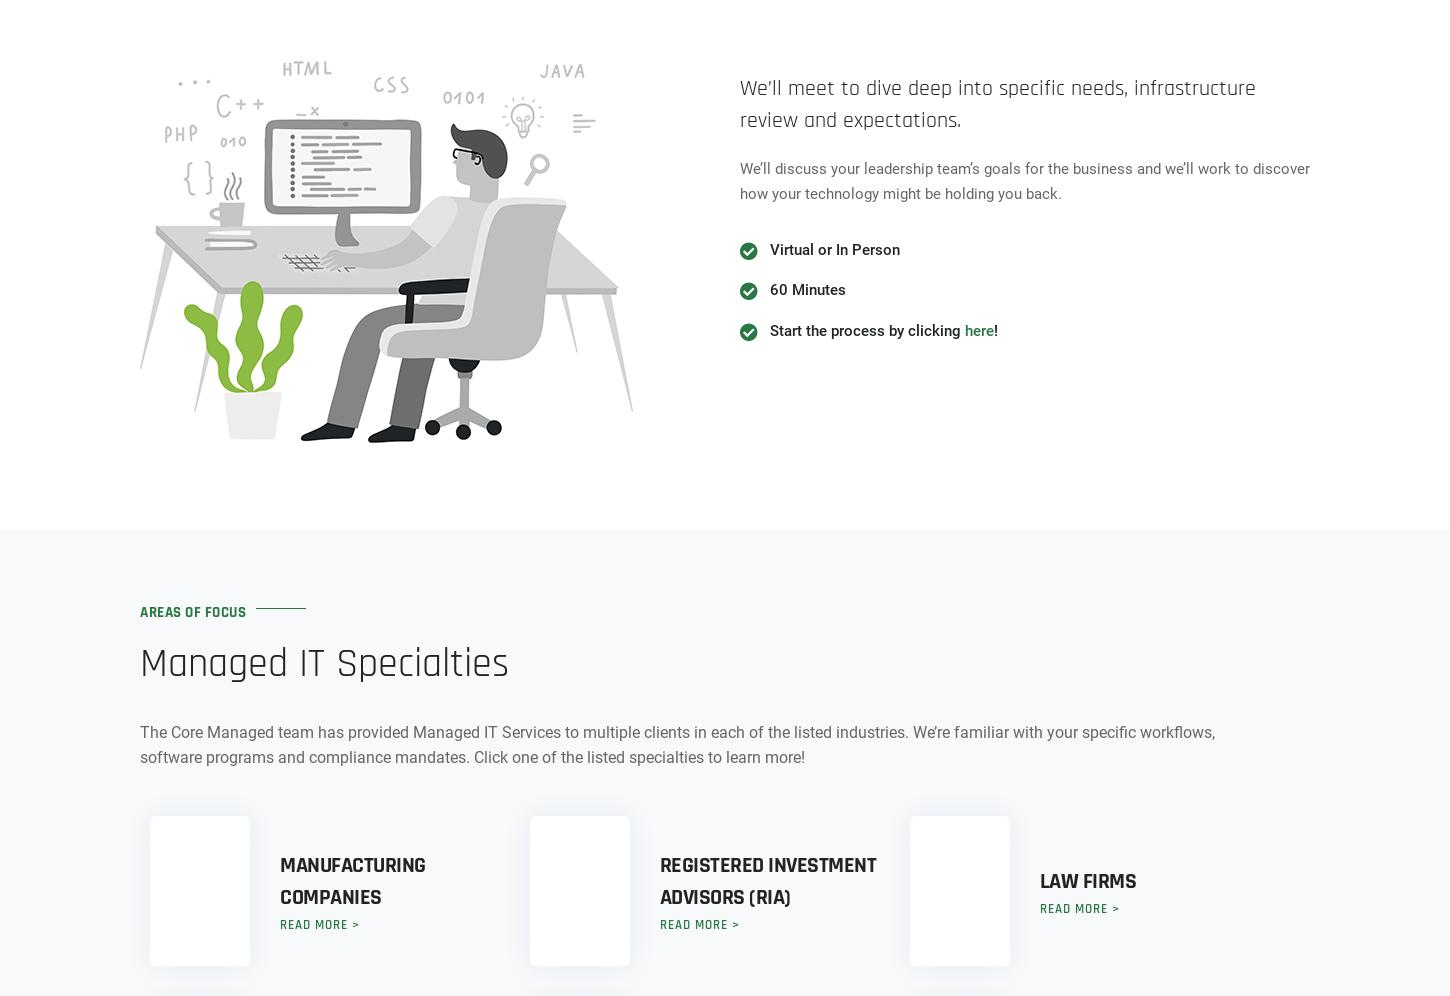 The width and height of the screenshot is (1450, 996). I want to click on 'The Core Managed team has provided Managed IT Services to multiple clients in each of the listed industries.  We’re familiar with your specific workflows, software programs and compliance mandates.  Click one of the listed specialties to learn more!', so click(676, 743).